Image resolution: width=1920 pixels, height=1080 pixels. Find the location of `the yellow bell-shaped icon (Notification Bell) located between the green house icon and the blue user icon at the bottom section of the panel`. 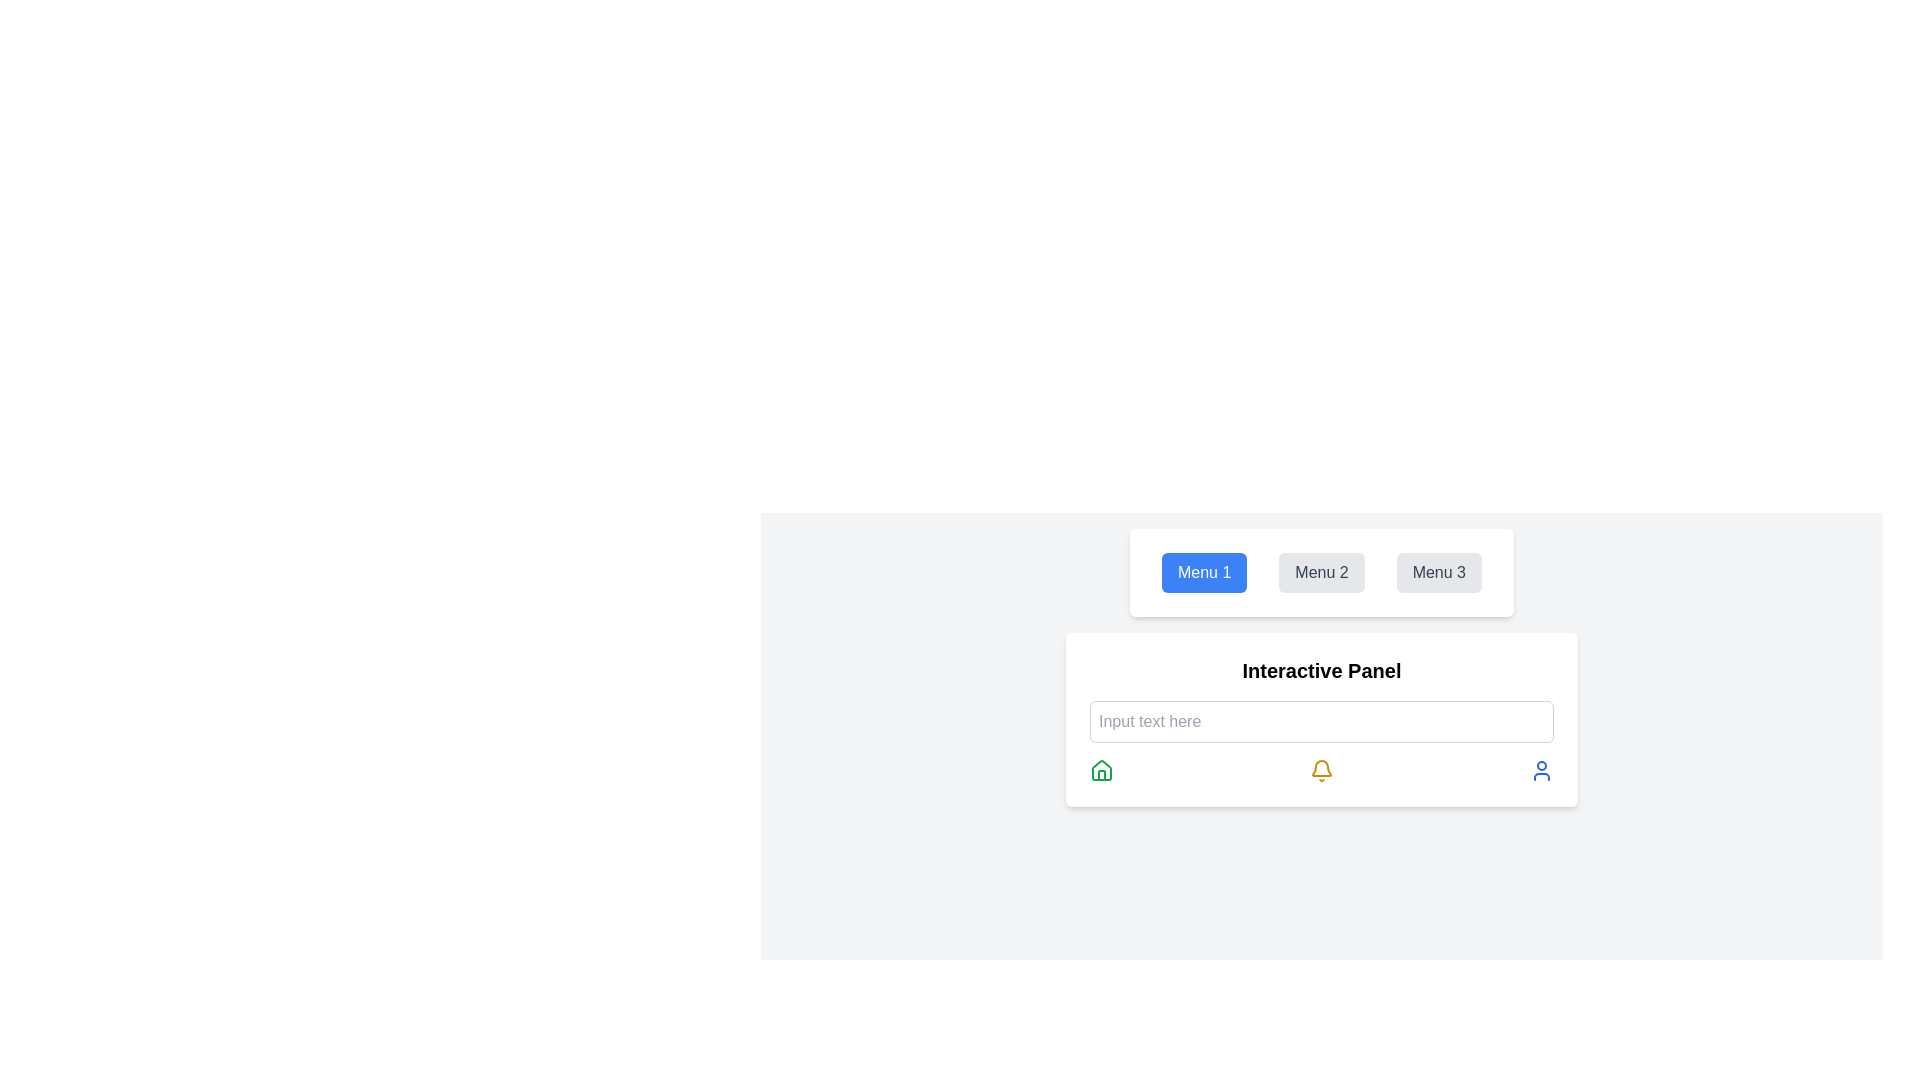

the yellow bell-shaped icon (Notification Bell) located between the green house icon and the blue user icon at the bottom section of the panel is located at coordinates (1321, 770).